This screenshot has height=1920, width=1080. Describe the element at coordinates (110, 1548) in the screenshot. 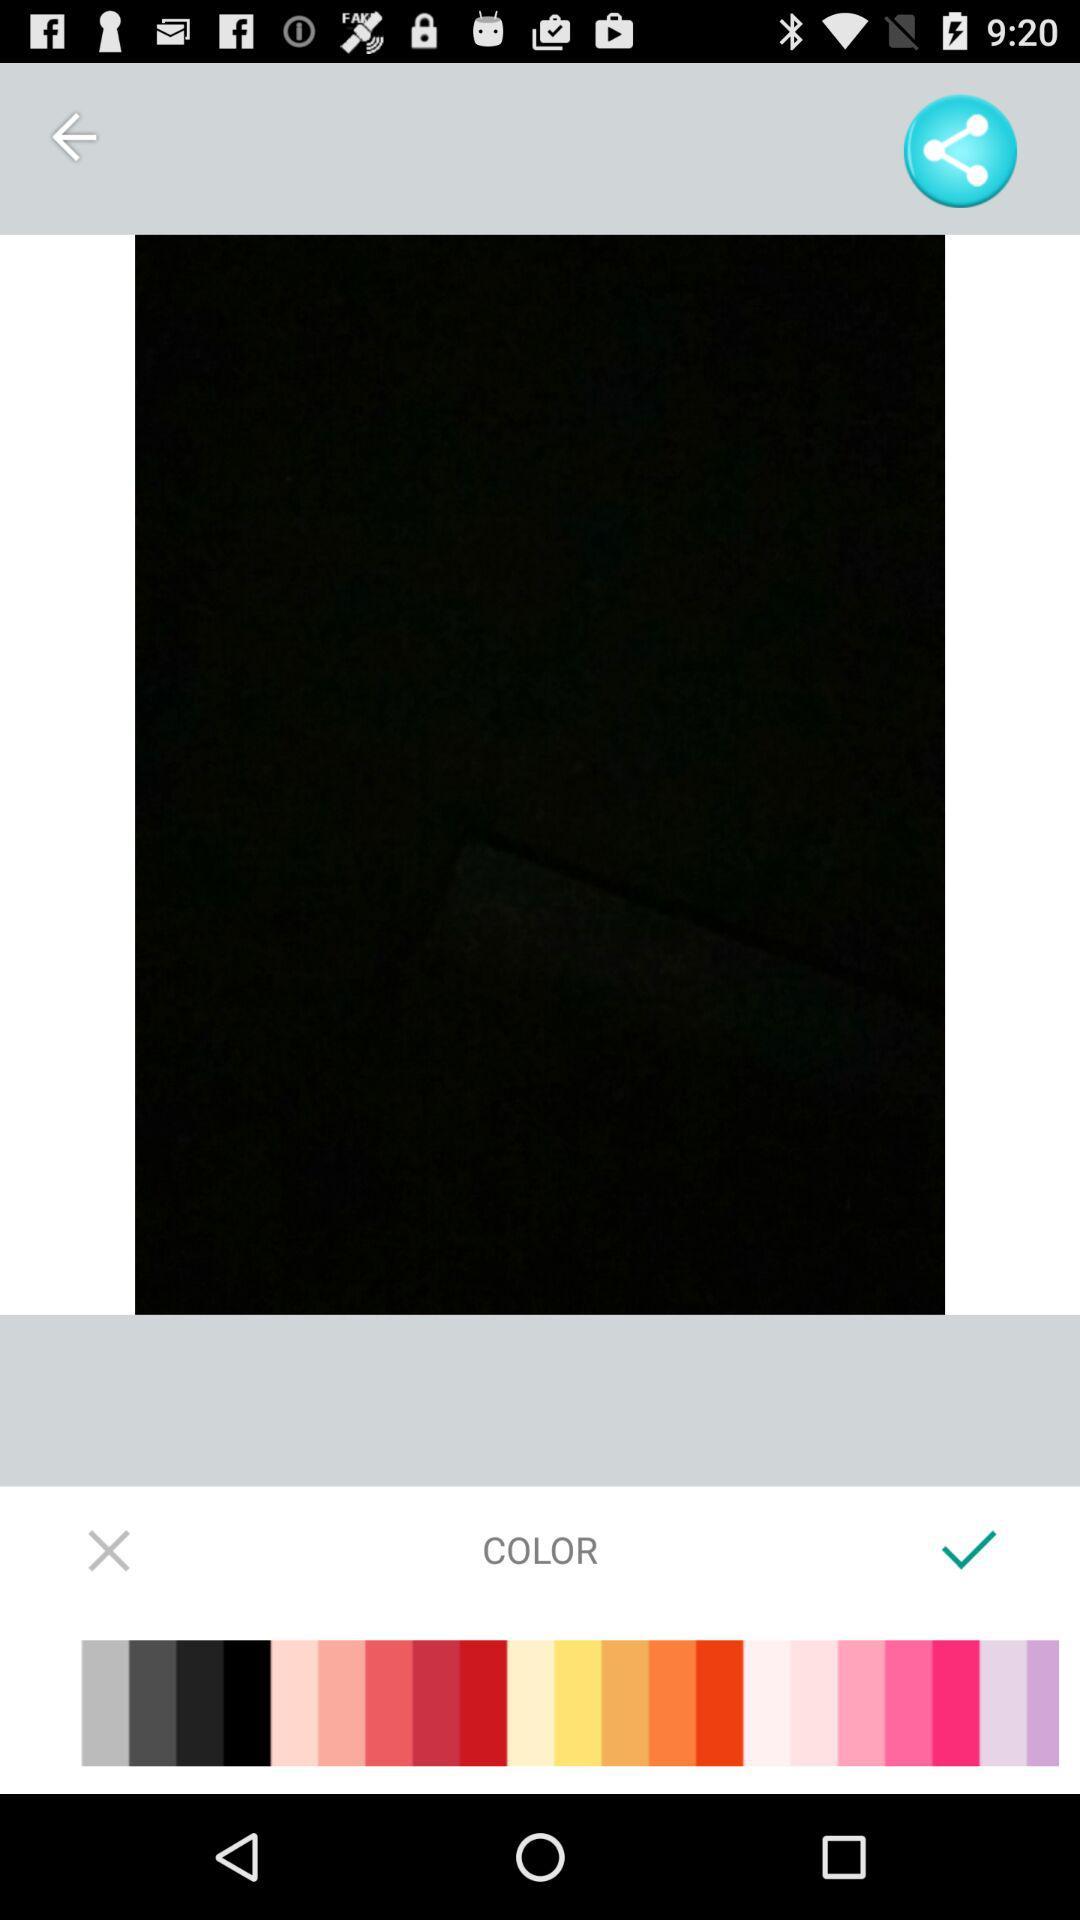

I see `the icon next to color icon` at that location.